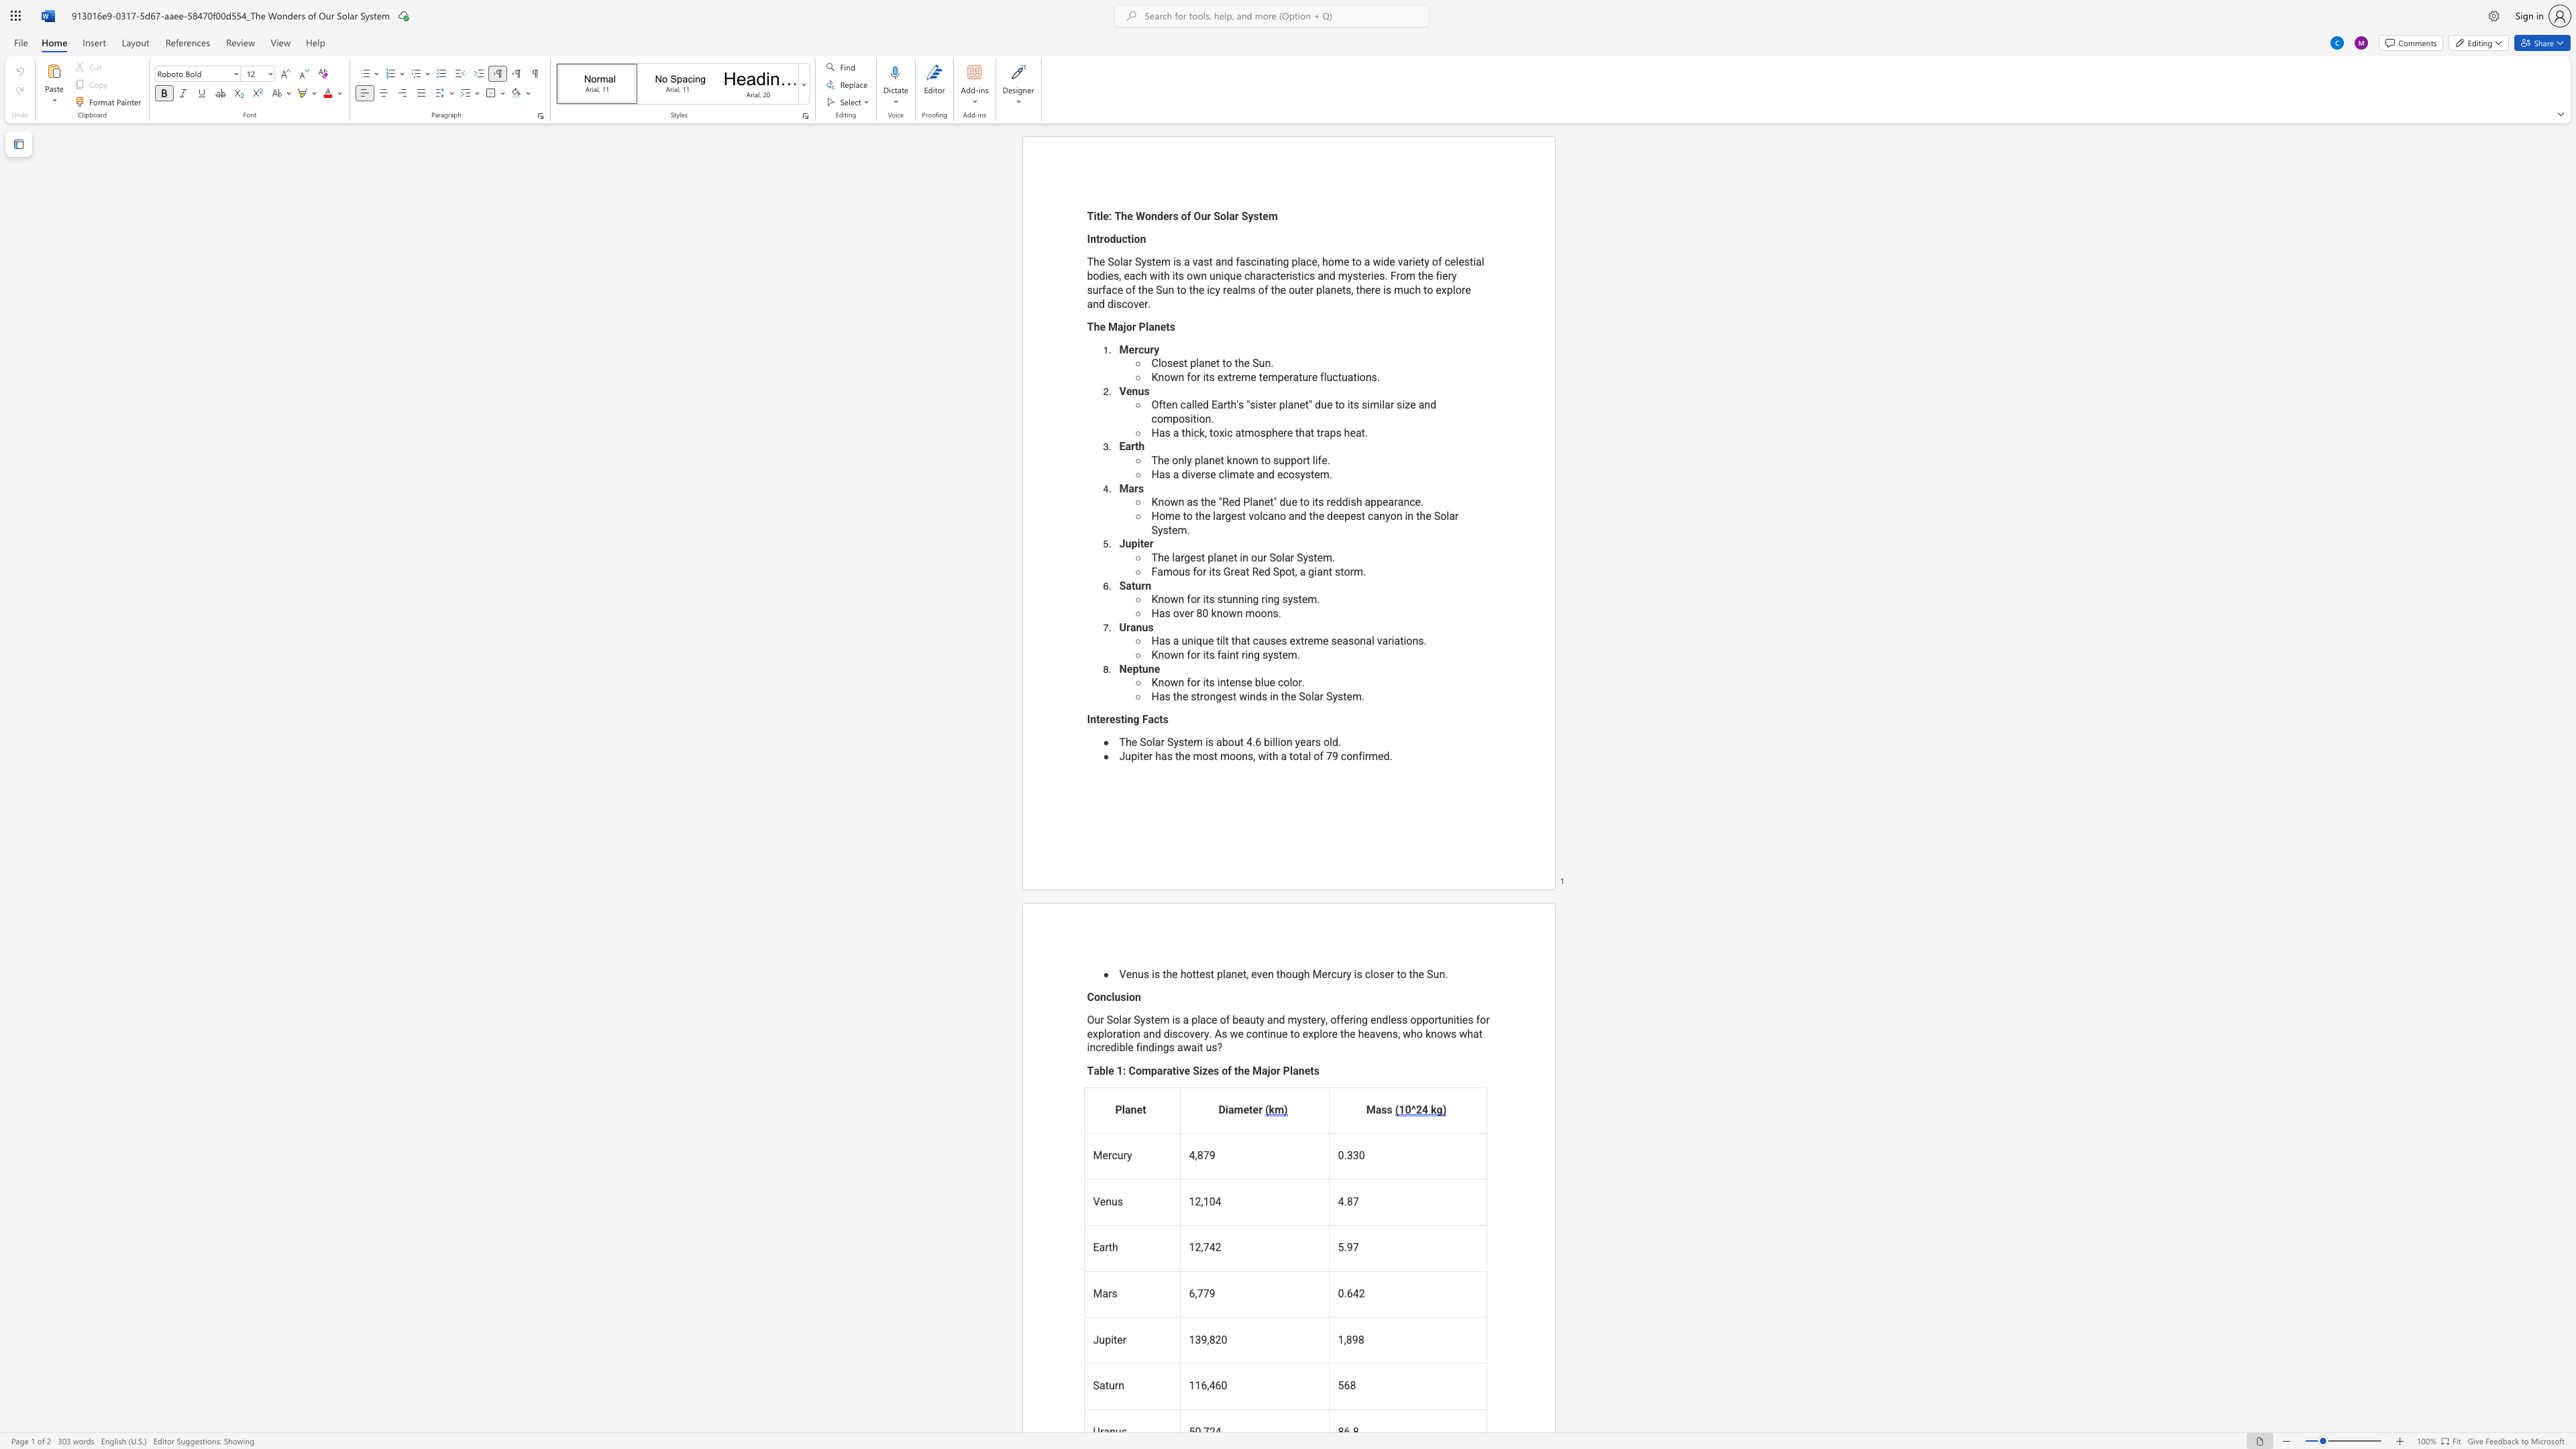  What do you see at coordinates (1145, 325) in the screenshot?
I see `the 1th character "l" in the text` at bounding box center [1145, 325].